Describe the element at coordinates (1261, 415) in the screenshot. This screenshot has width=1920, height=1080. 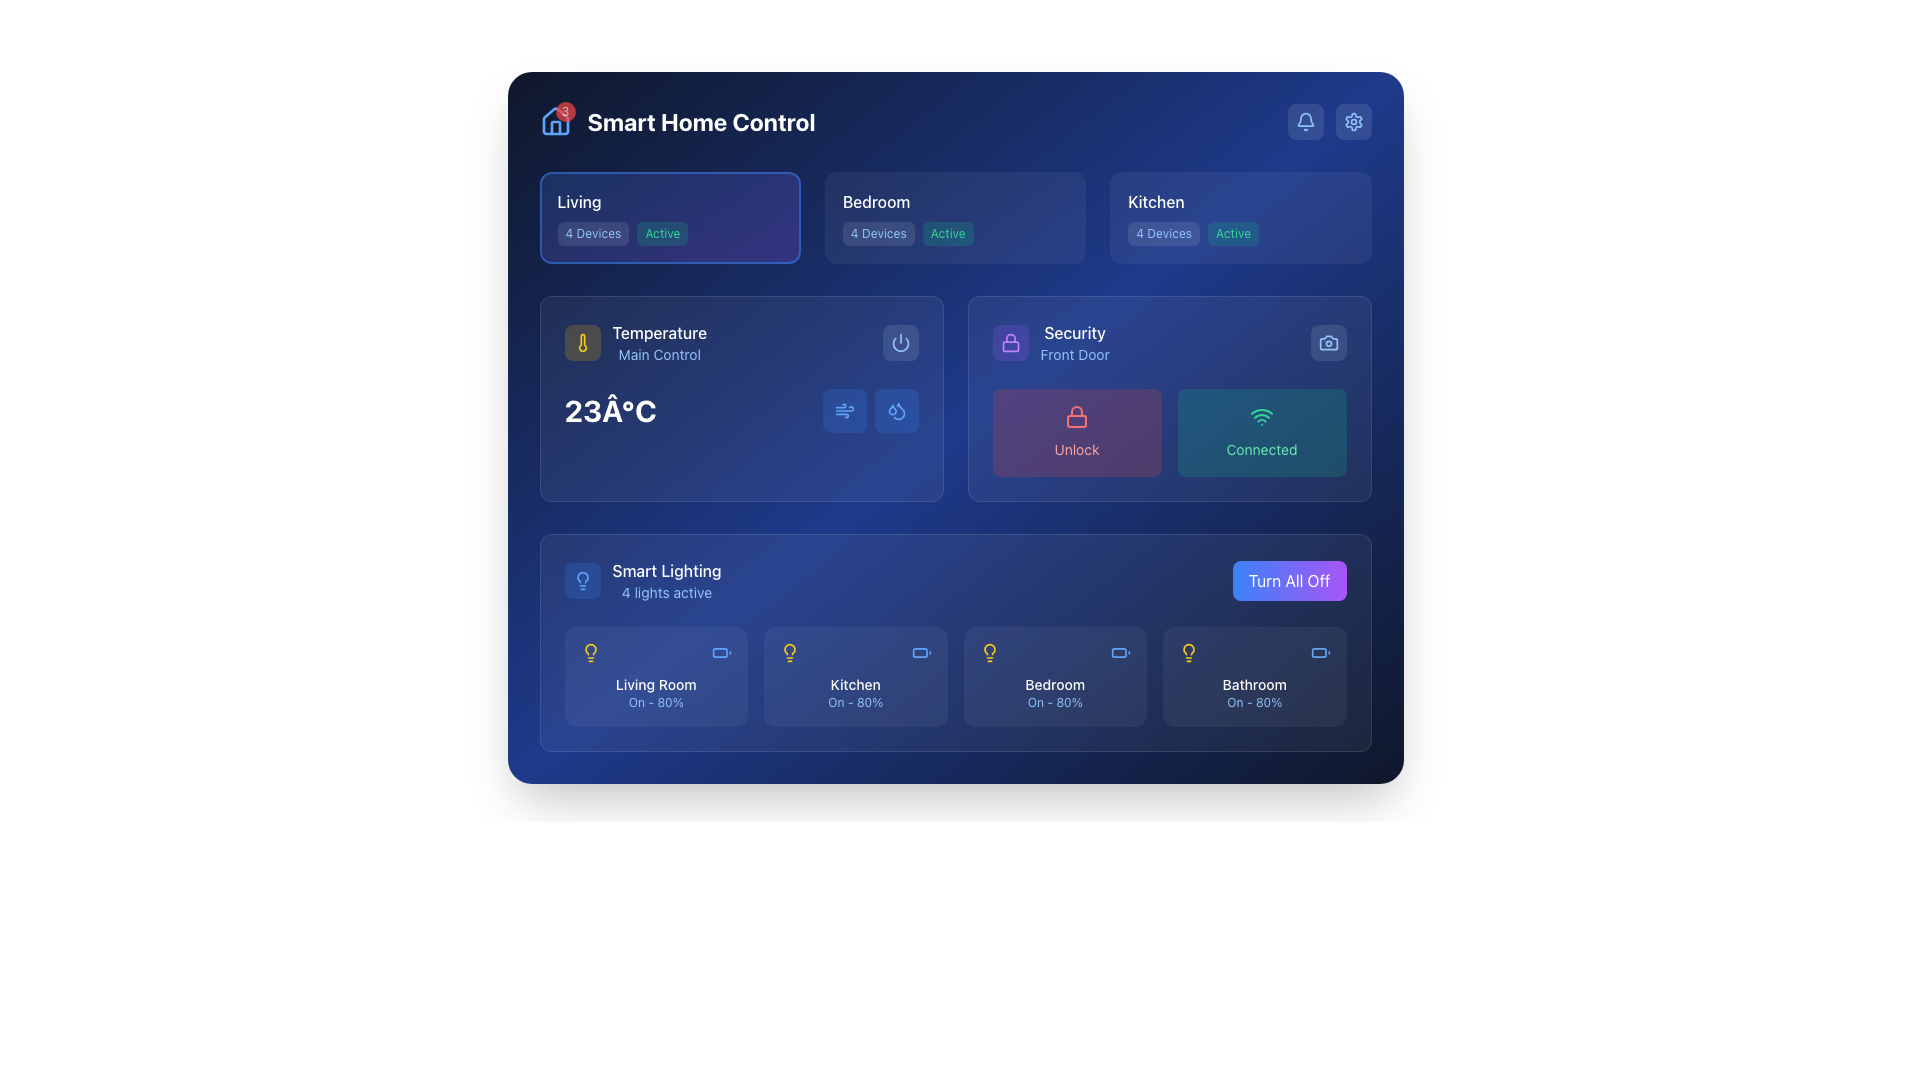
I see `the Wi-Fi icon element, which is a compact, circular design with cascading semi-circles above a small circle, styled in emerald-green hue, located in the third column of the second row within a rectangular card above the 'Connected' label` at that location.